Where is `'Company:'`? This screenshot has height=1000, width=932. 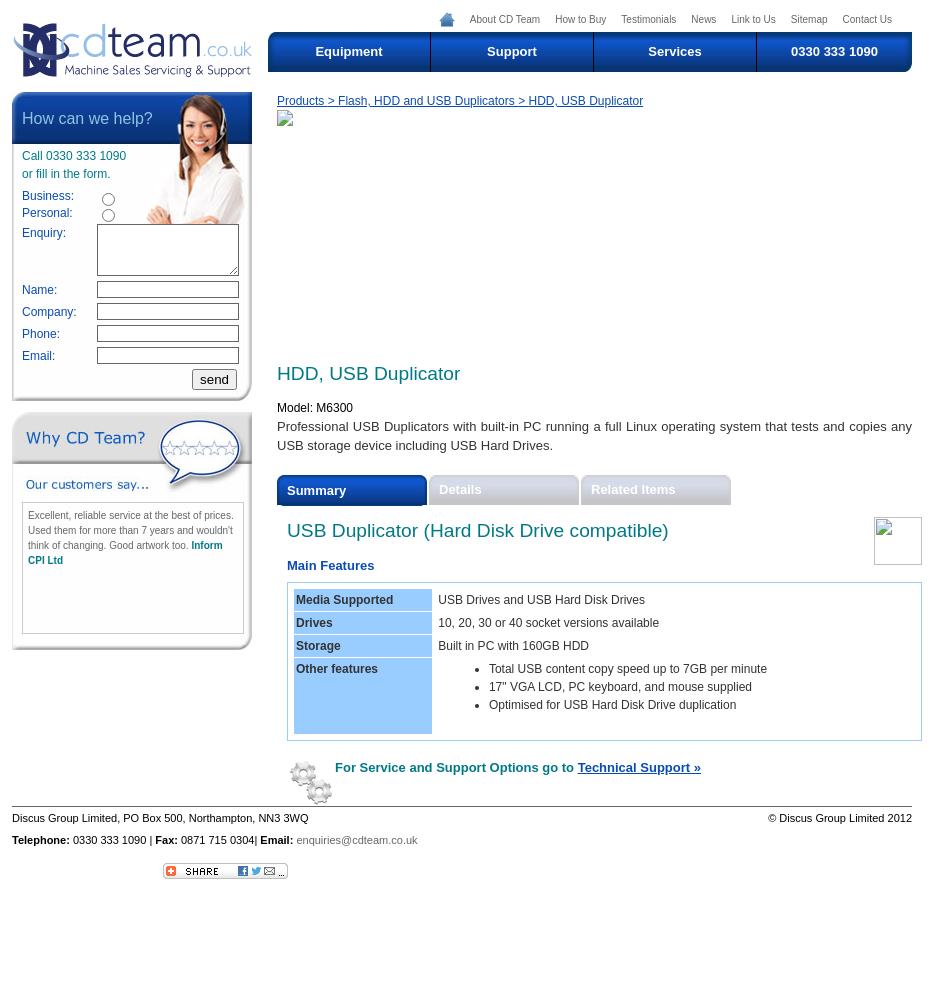 'Company:' is located at coordinates (48, 312).